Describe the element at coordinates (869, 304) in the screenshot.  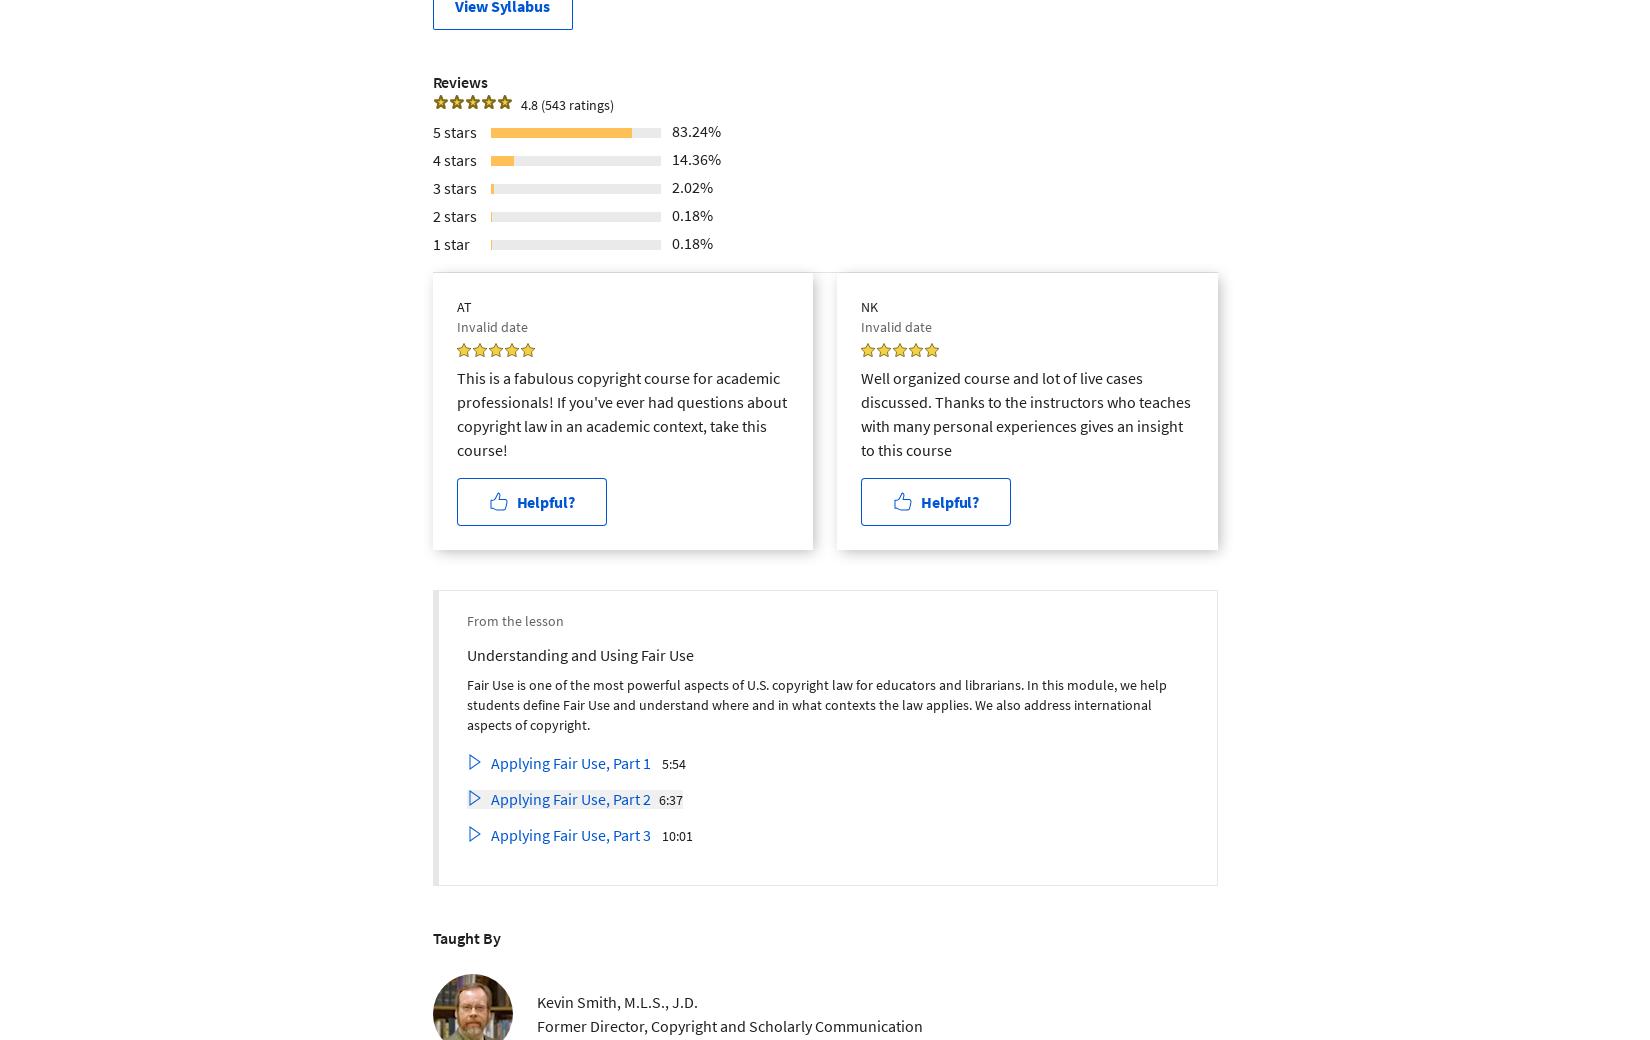
I see `'NK'` at that location.